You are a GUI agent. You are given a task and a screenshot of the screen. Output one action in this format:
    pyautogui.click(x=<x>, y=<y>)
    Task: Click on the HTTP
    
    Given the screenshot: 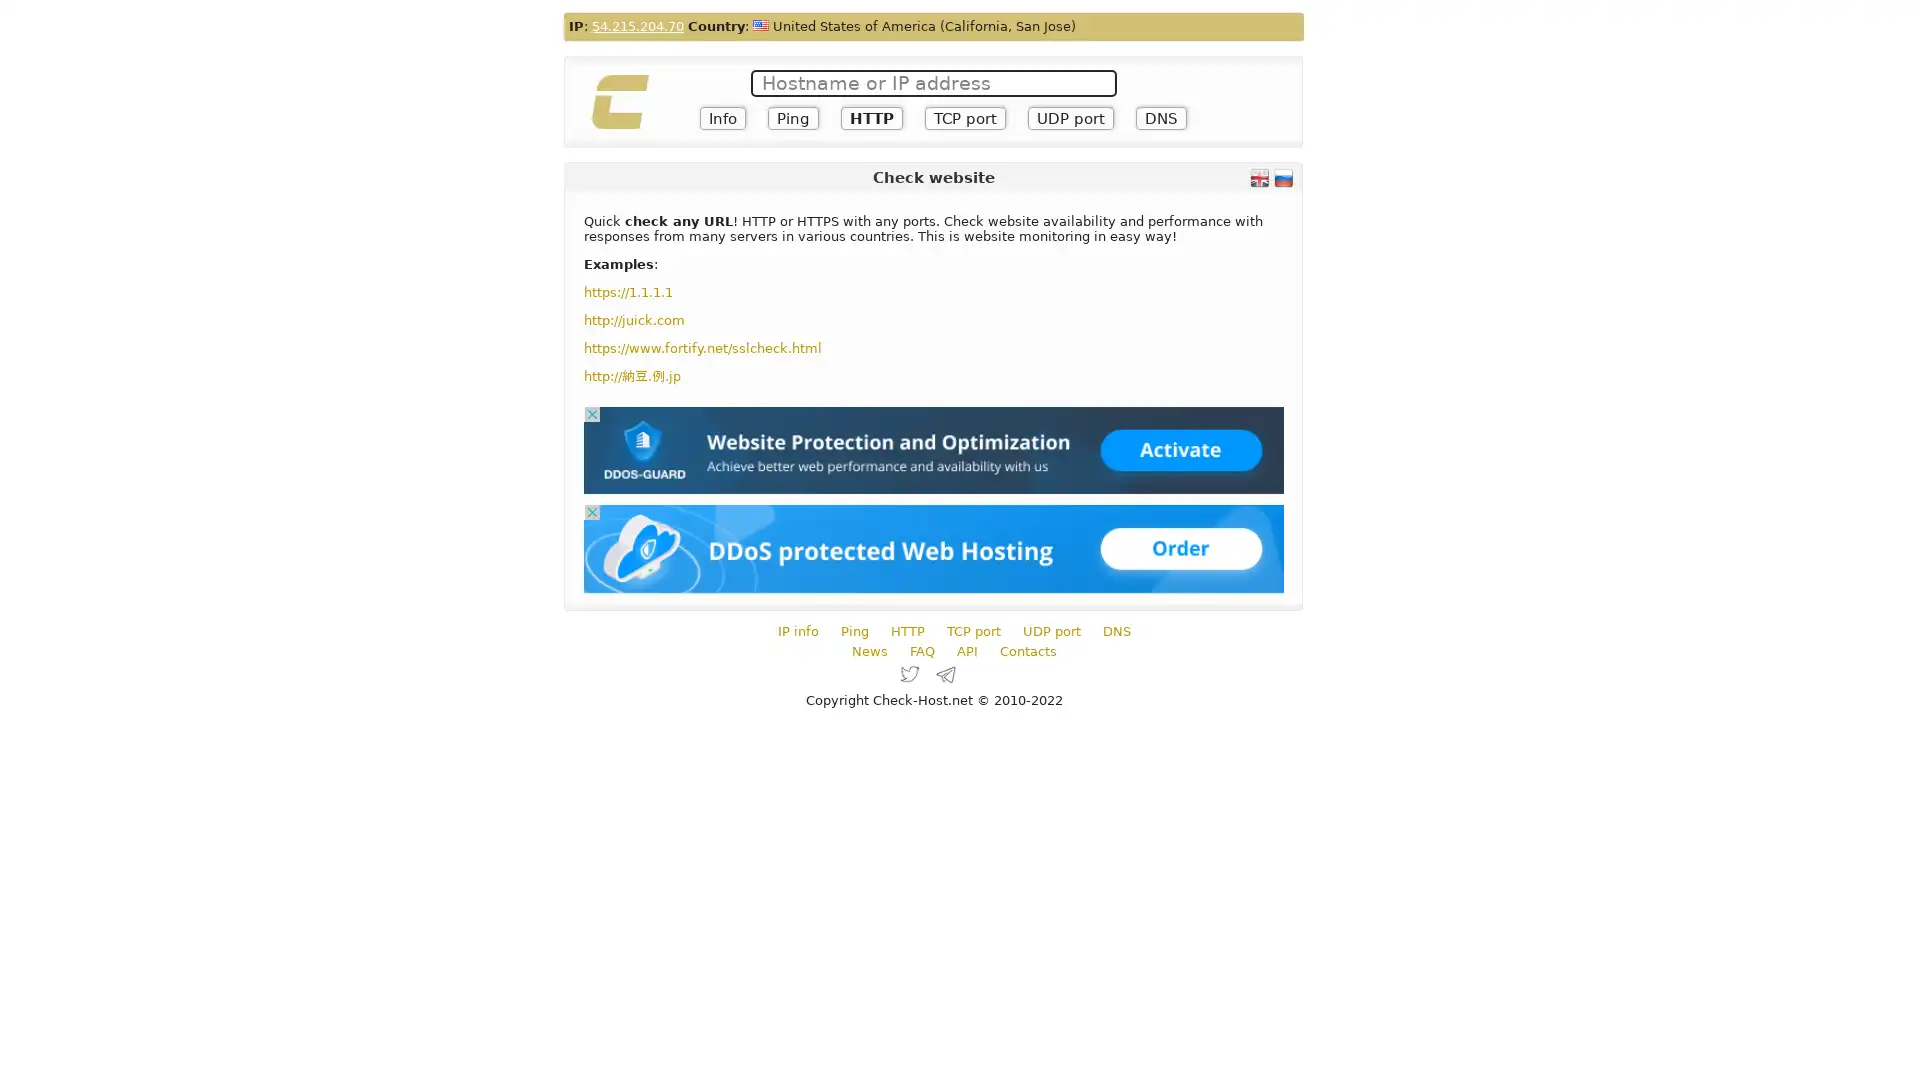 What is the action you would take?
    pyautogui.click(x=870, y=118)
    